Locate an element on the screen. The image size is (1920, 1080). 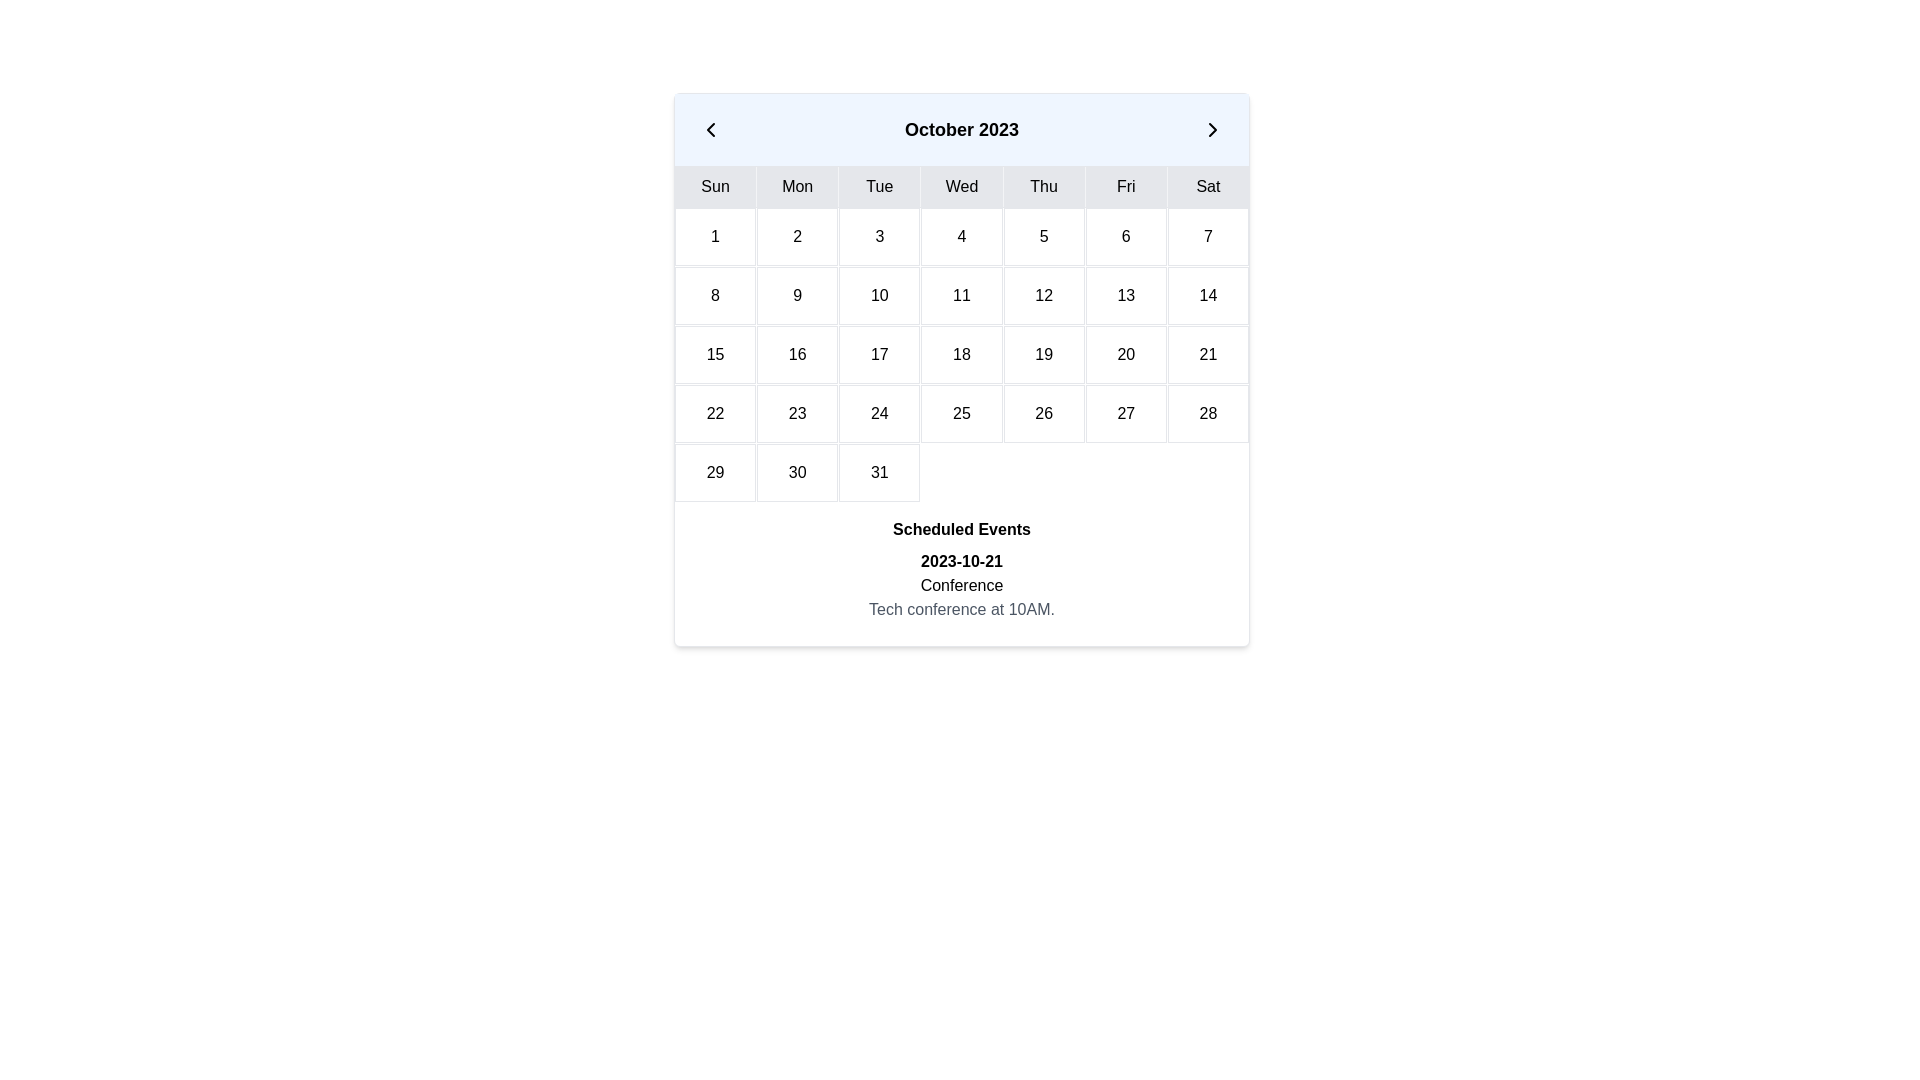
the Text label indicating 'Tuesday' in the calendar widget, which is the third cell in a row of seven representing the days of the week is located at coordinates (879, 186).